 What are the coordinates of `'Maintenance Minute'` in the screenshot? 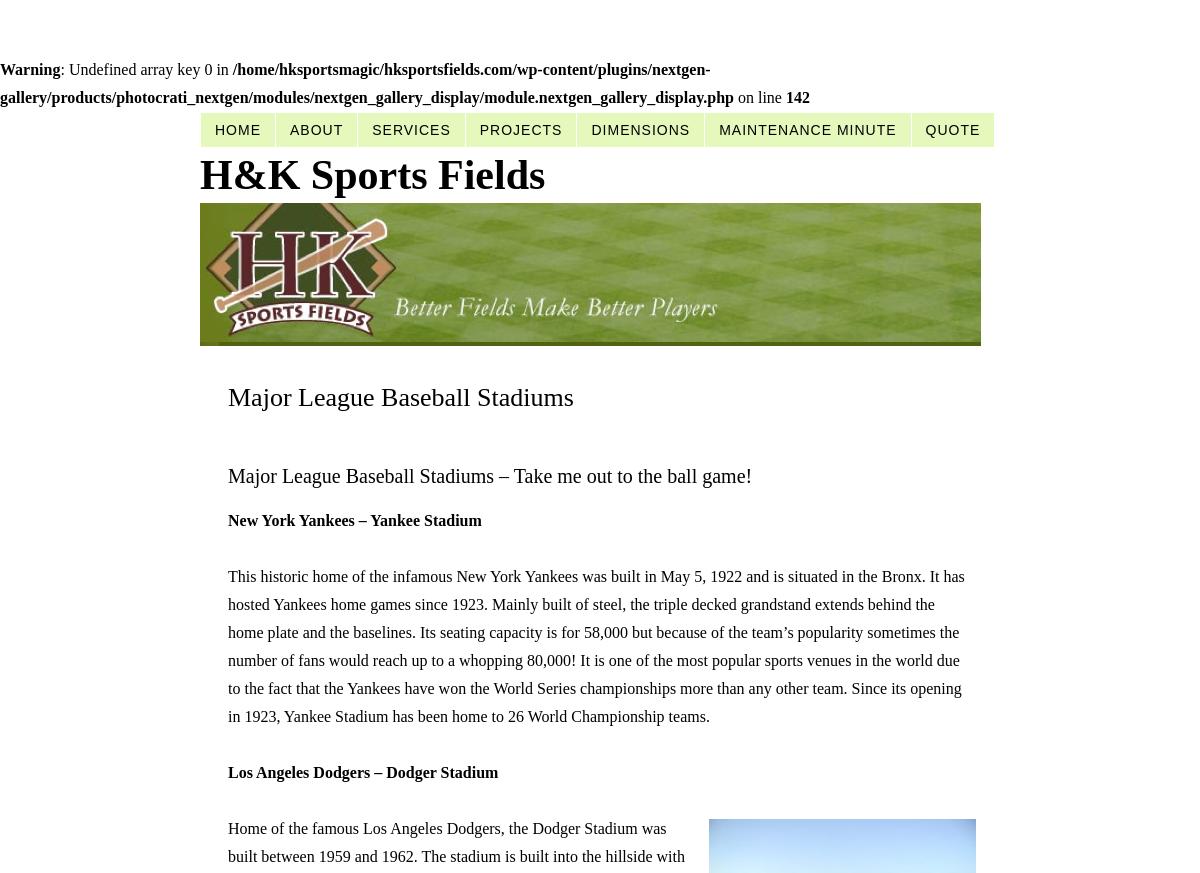 It's located at (719, 129).